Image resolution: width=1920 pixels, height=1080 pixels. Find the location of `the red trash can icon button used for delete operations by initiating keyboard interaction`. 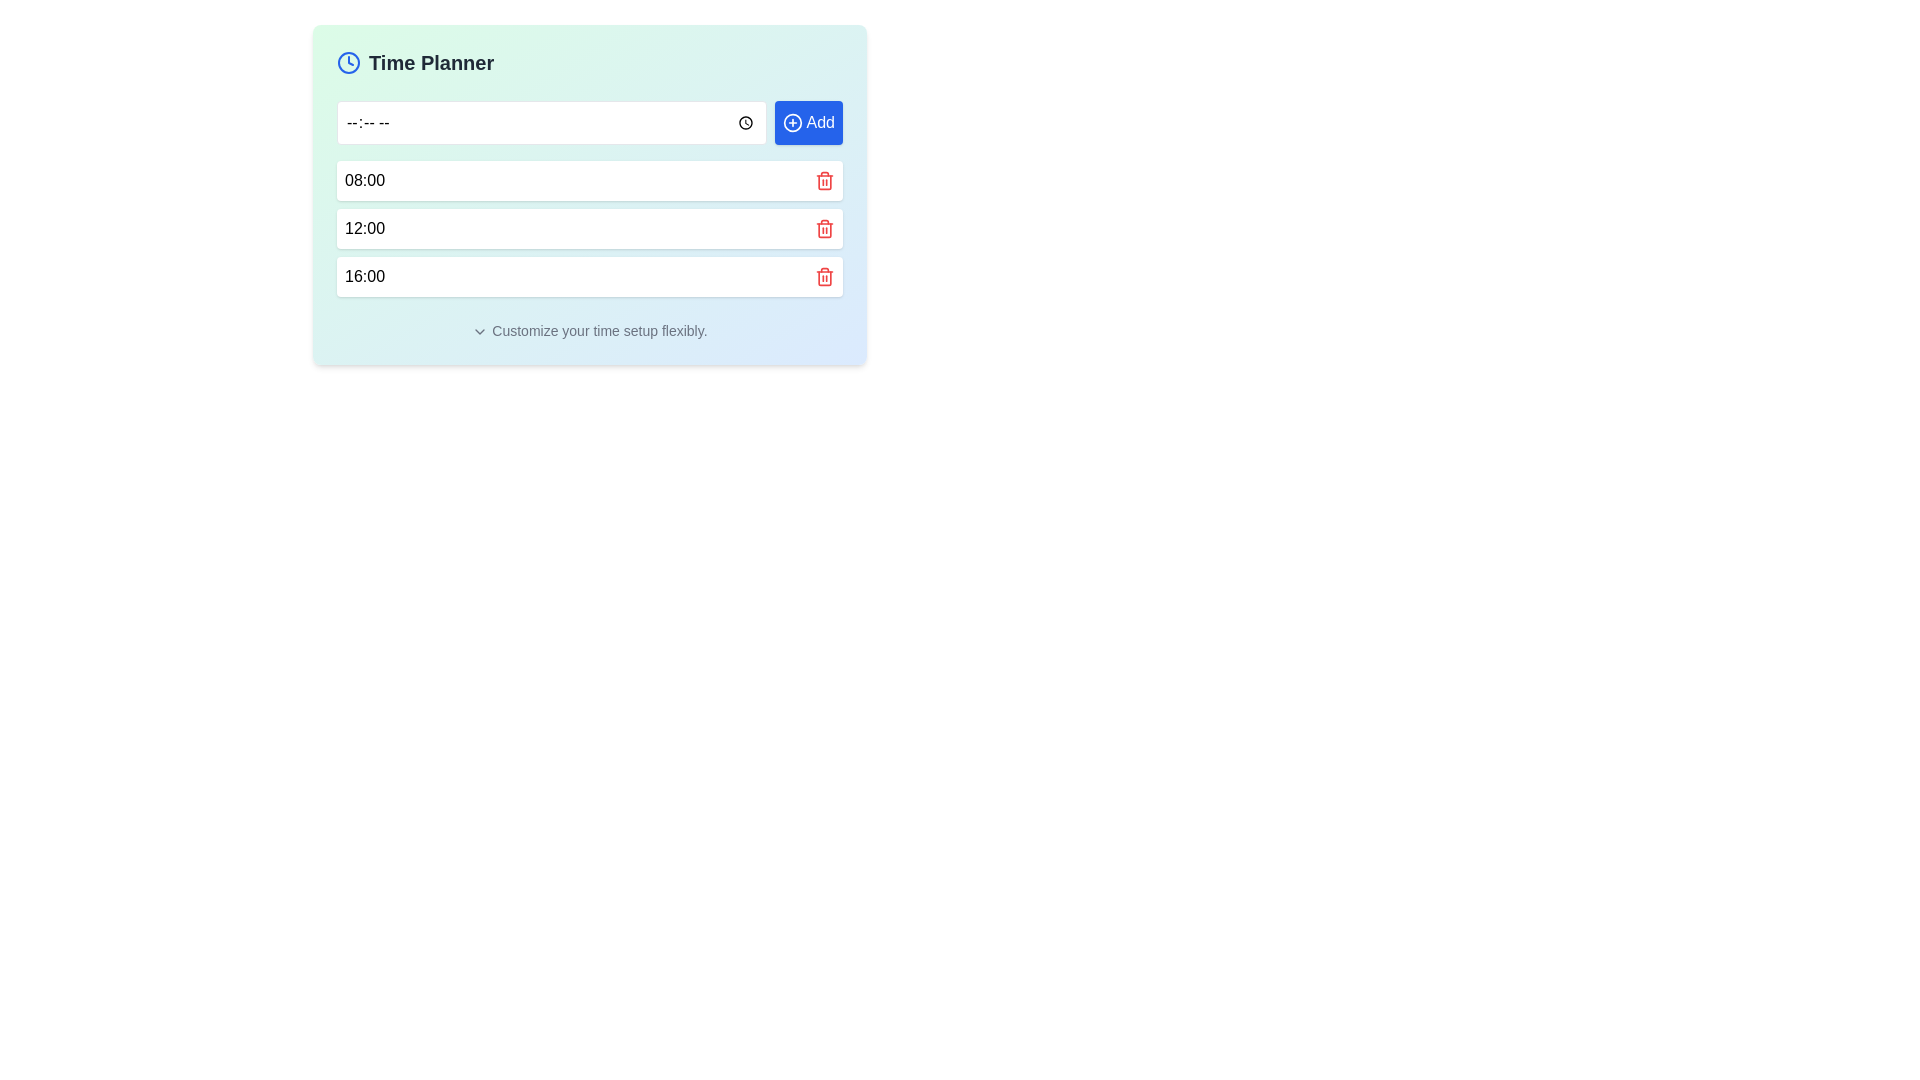

the red trash can icon button used for delete operations by initiating keyboard interaction is located at coordinates (825, 227).